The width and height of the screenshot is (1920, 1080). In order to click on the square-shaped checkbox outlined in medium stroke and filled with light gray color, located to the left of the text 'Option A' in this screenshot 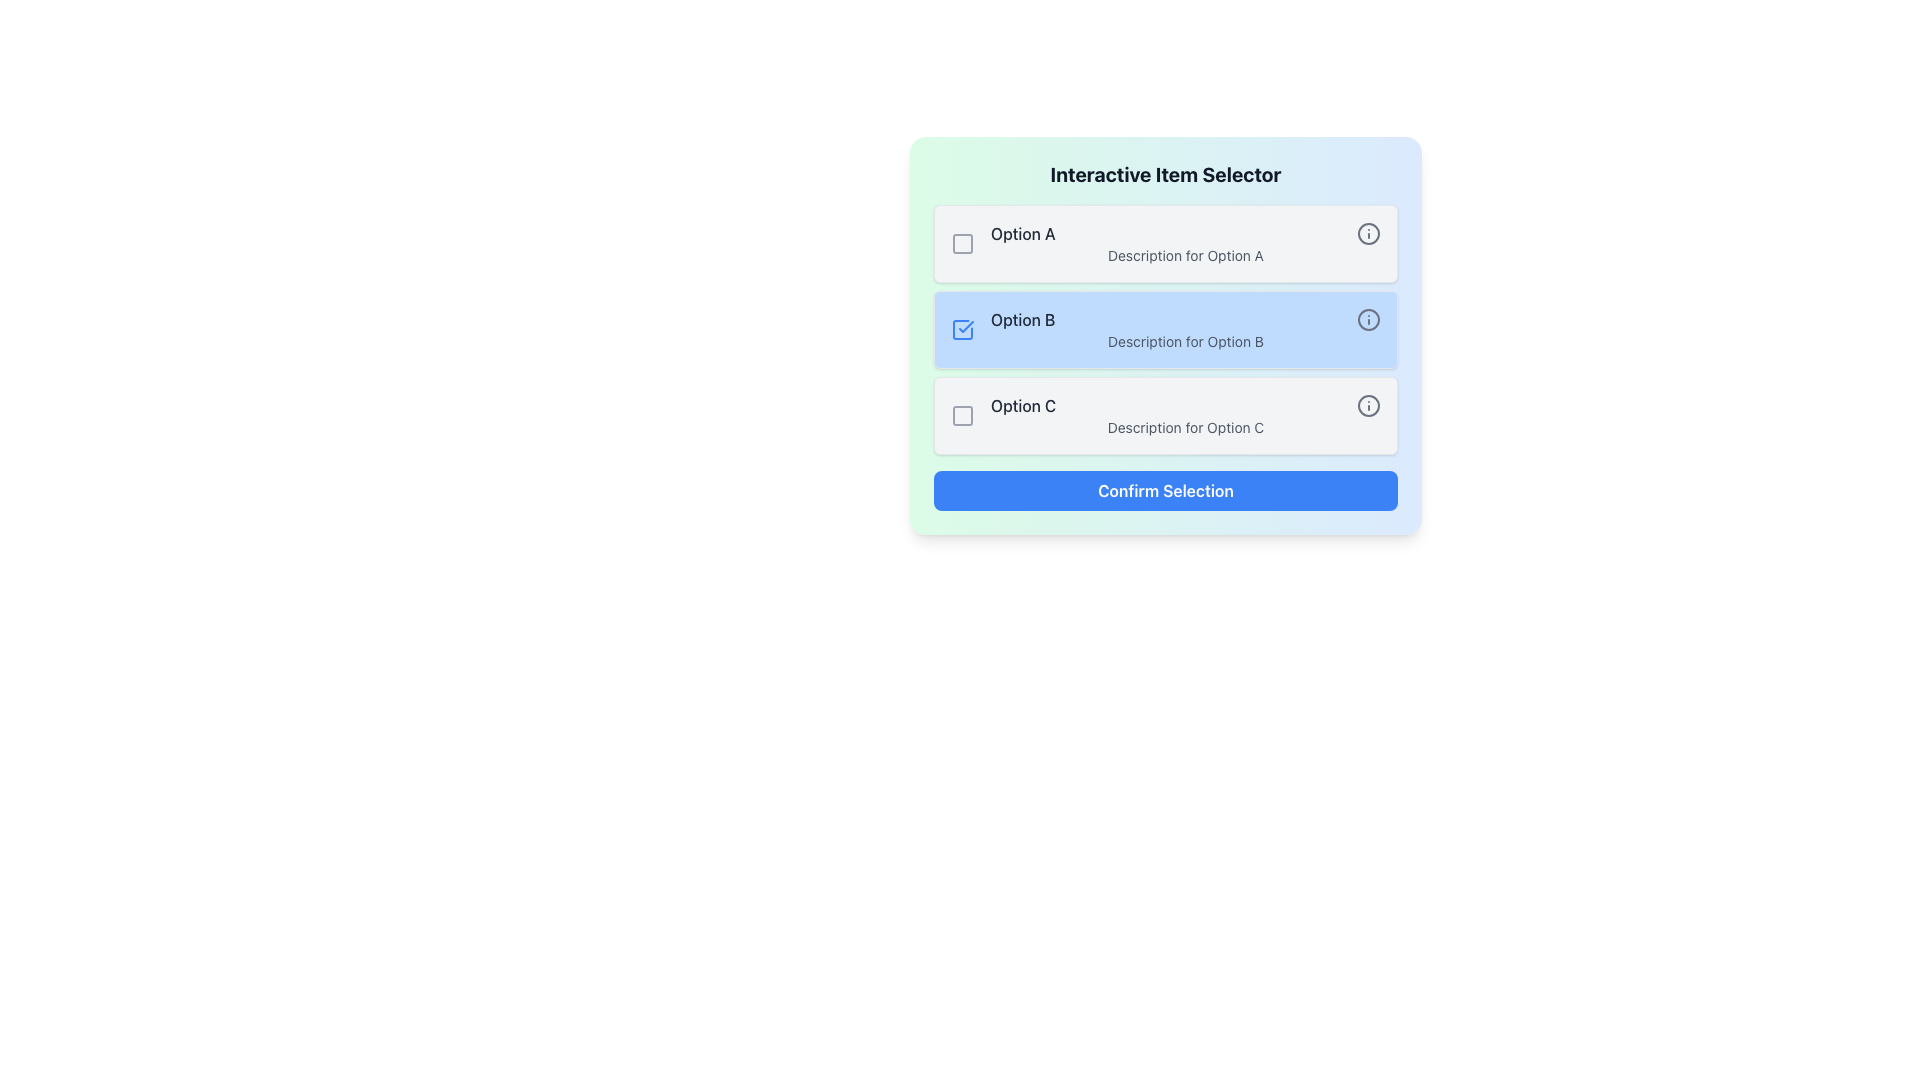, I will do `click(963, 242)`.